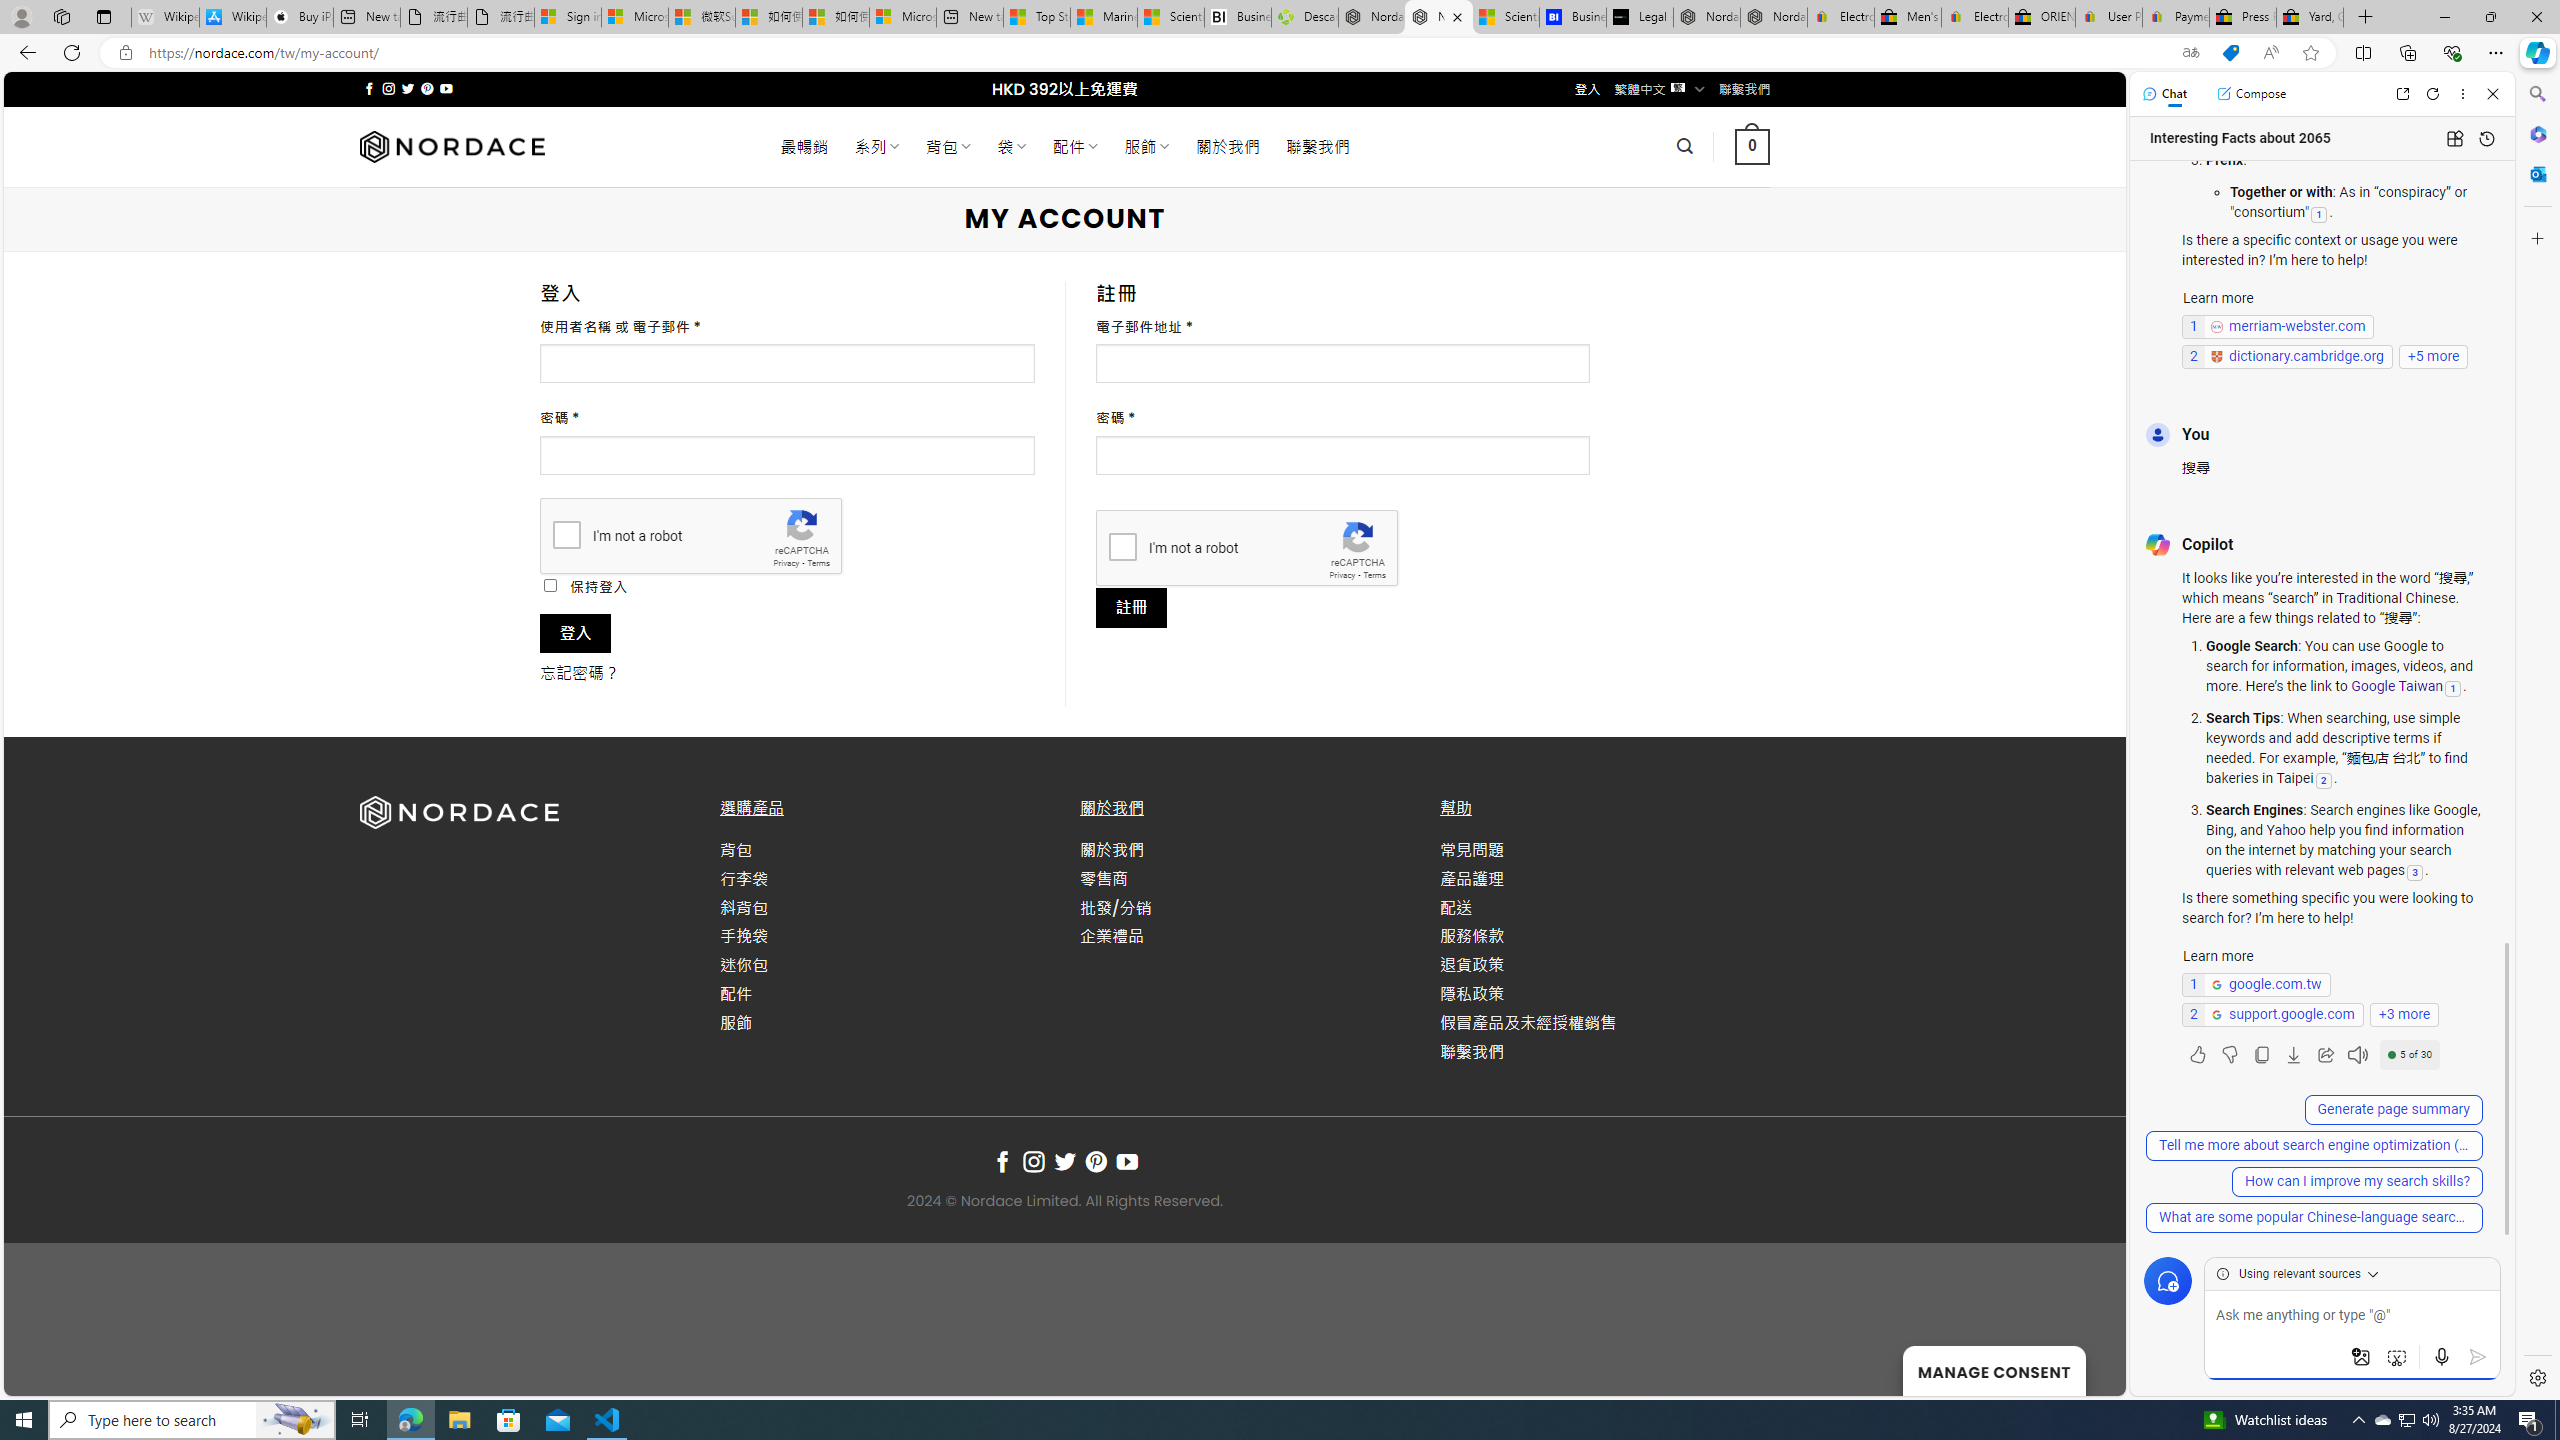  Describe the element at coordinates (1750, 145) in the screenshot. I see `'  0  '` at that location.